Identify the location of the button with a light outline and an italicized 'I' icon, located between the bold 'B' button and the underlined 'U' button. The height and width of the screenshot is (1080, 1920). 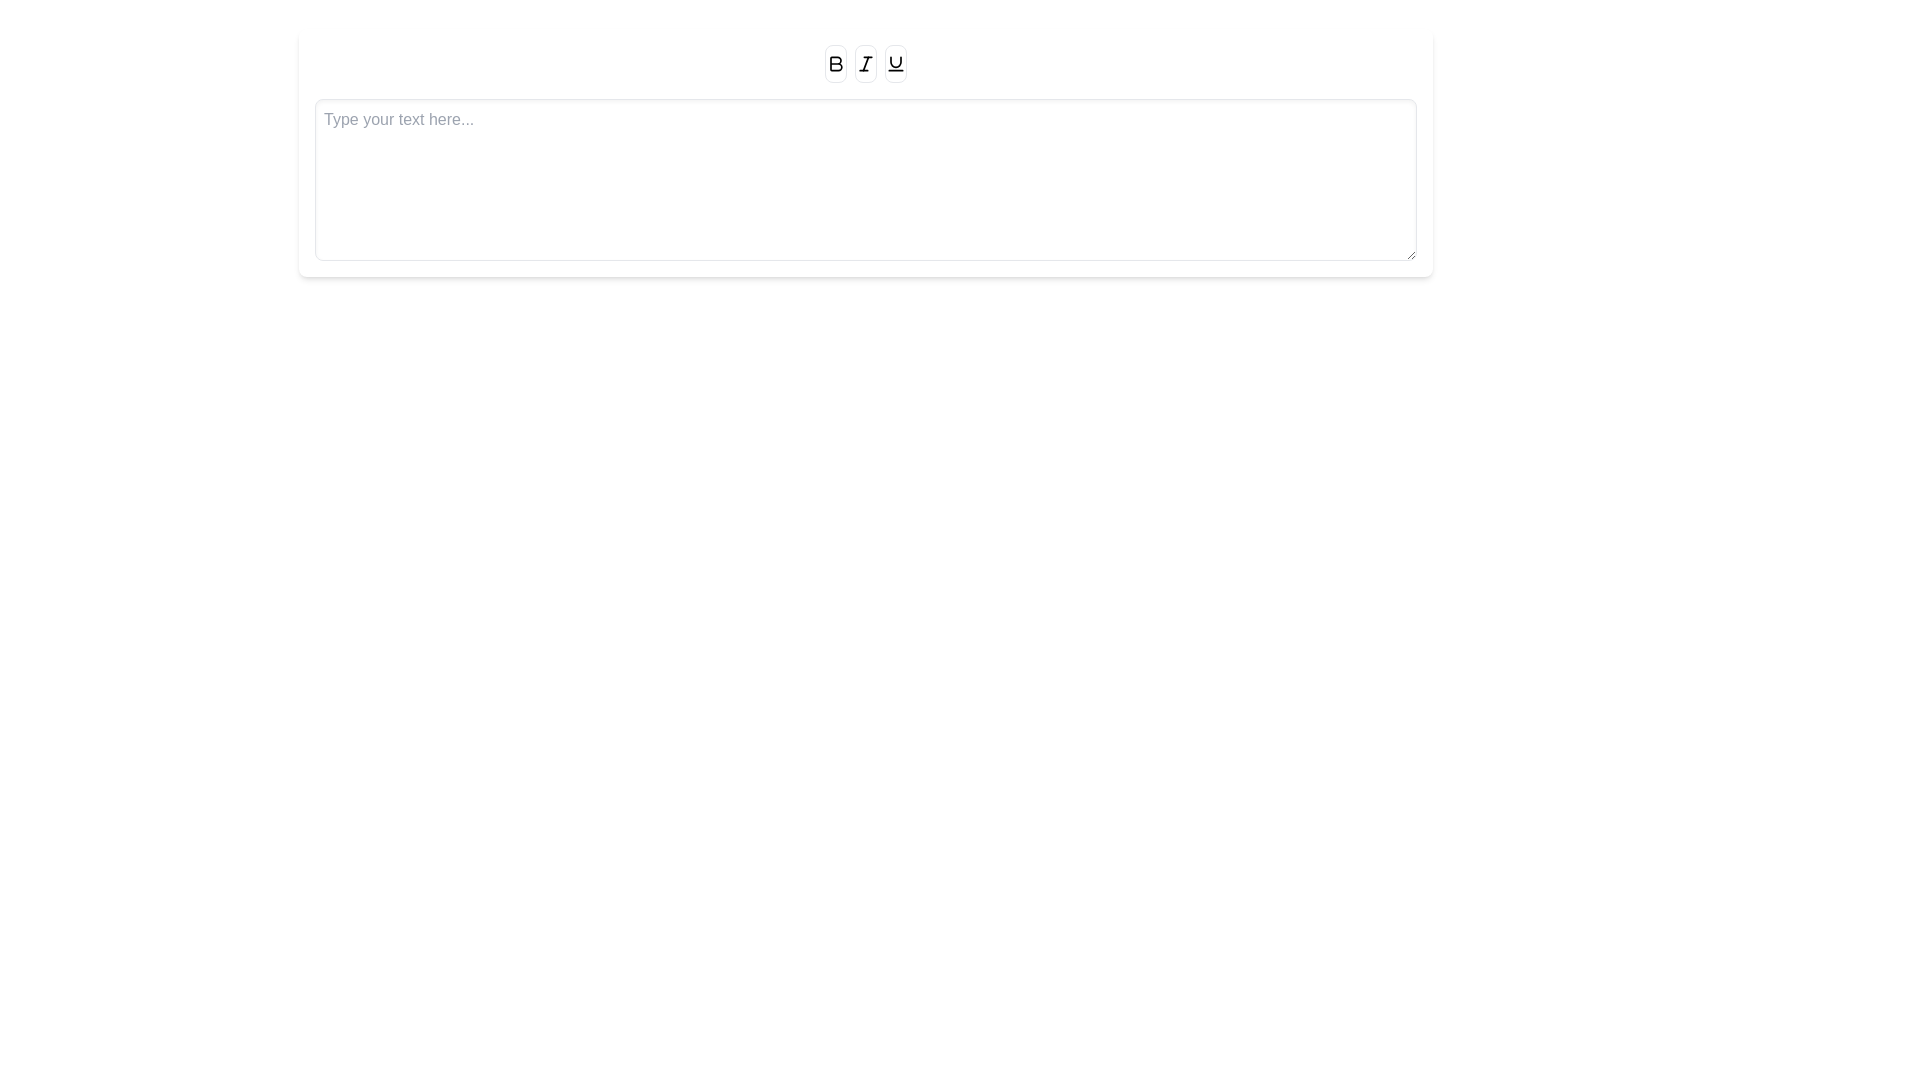
(865, 63).